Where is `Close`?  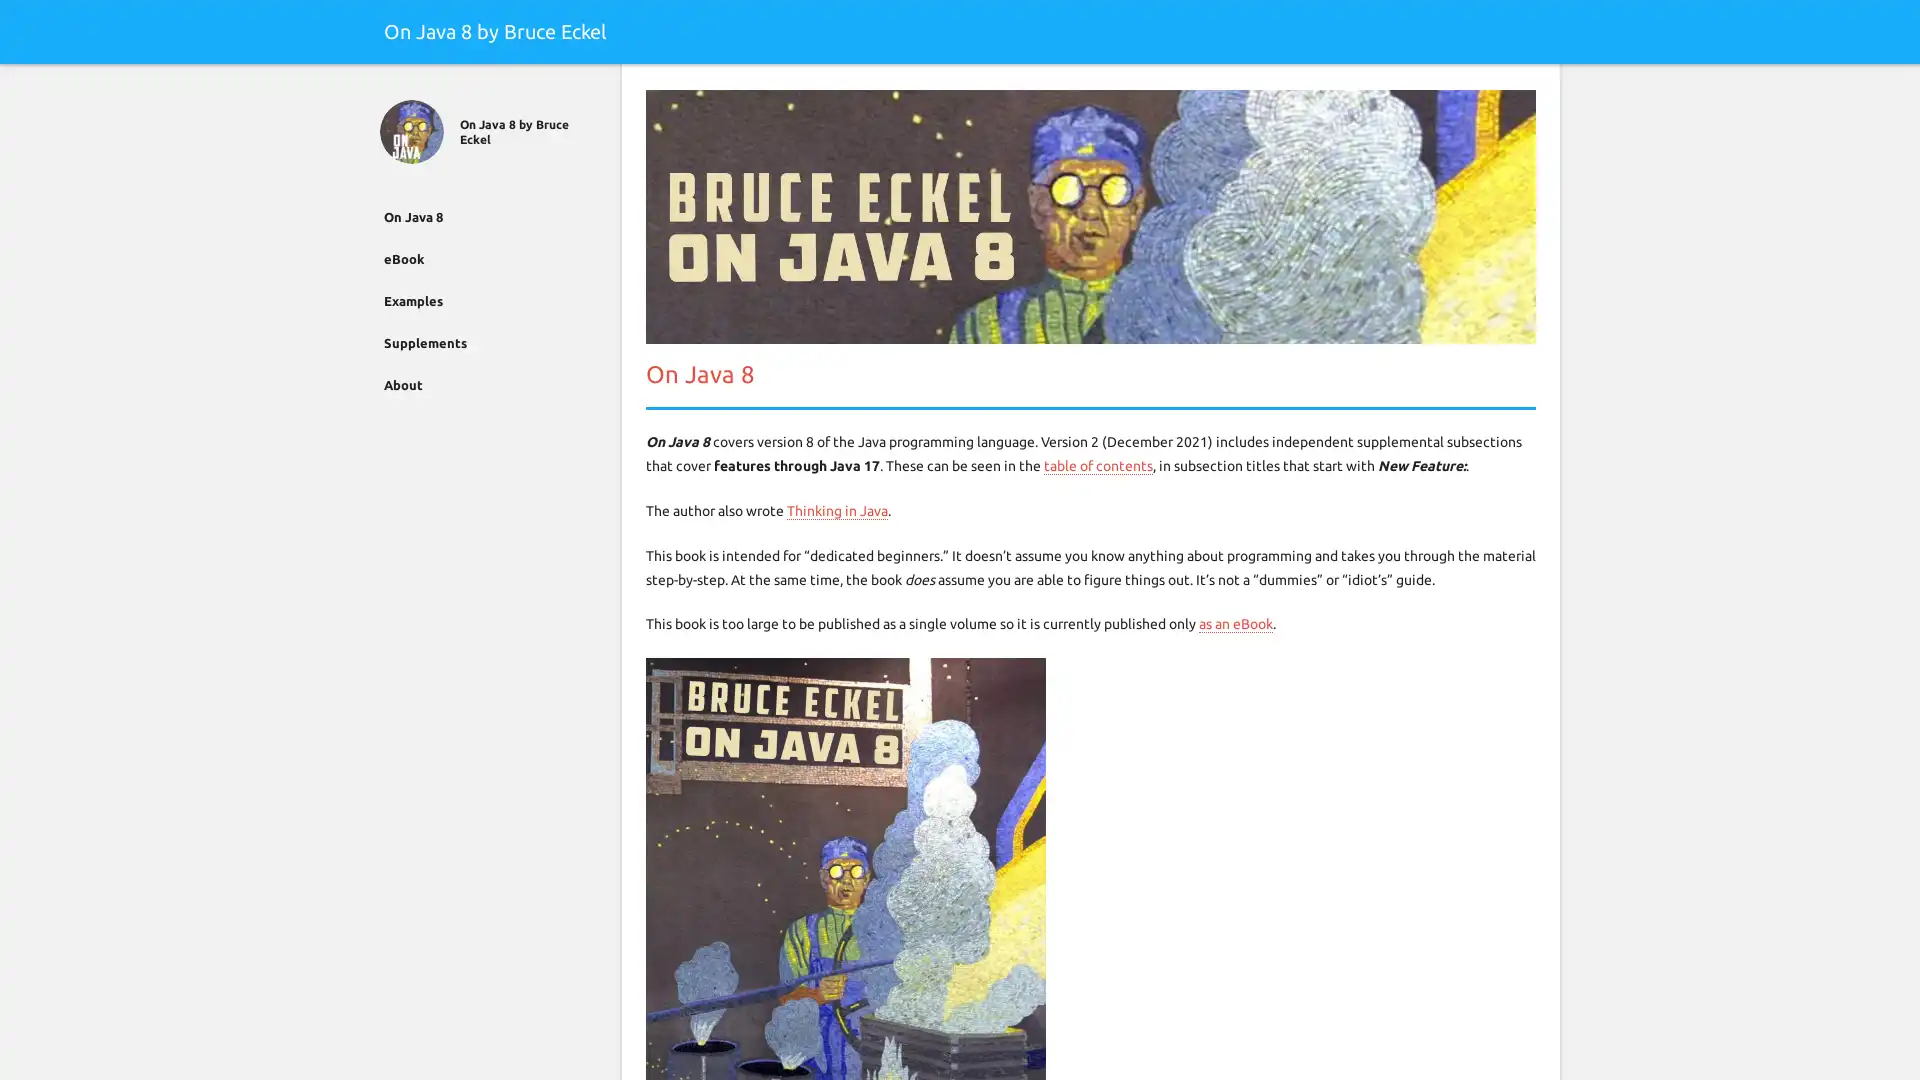
Close is located at coordinates (387, 87).